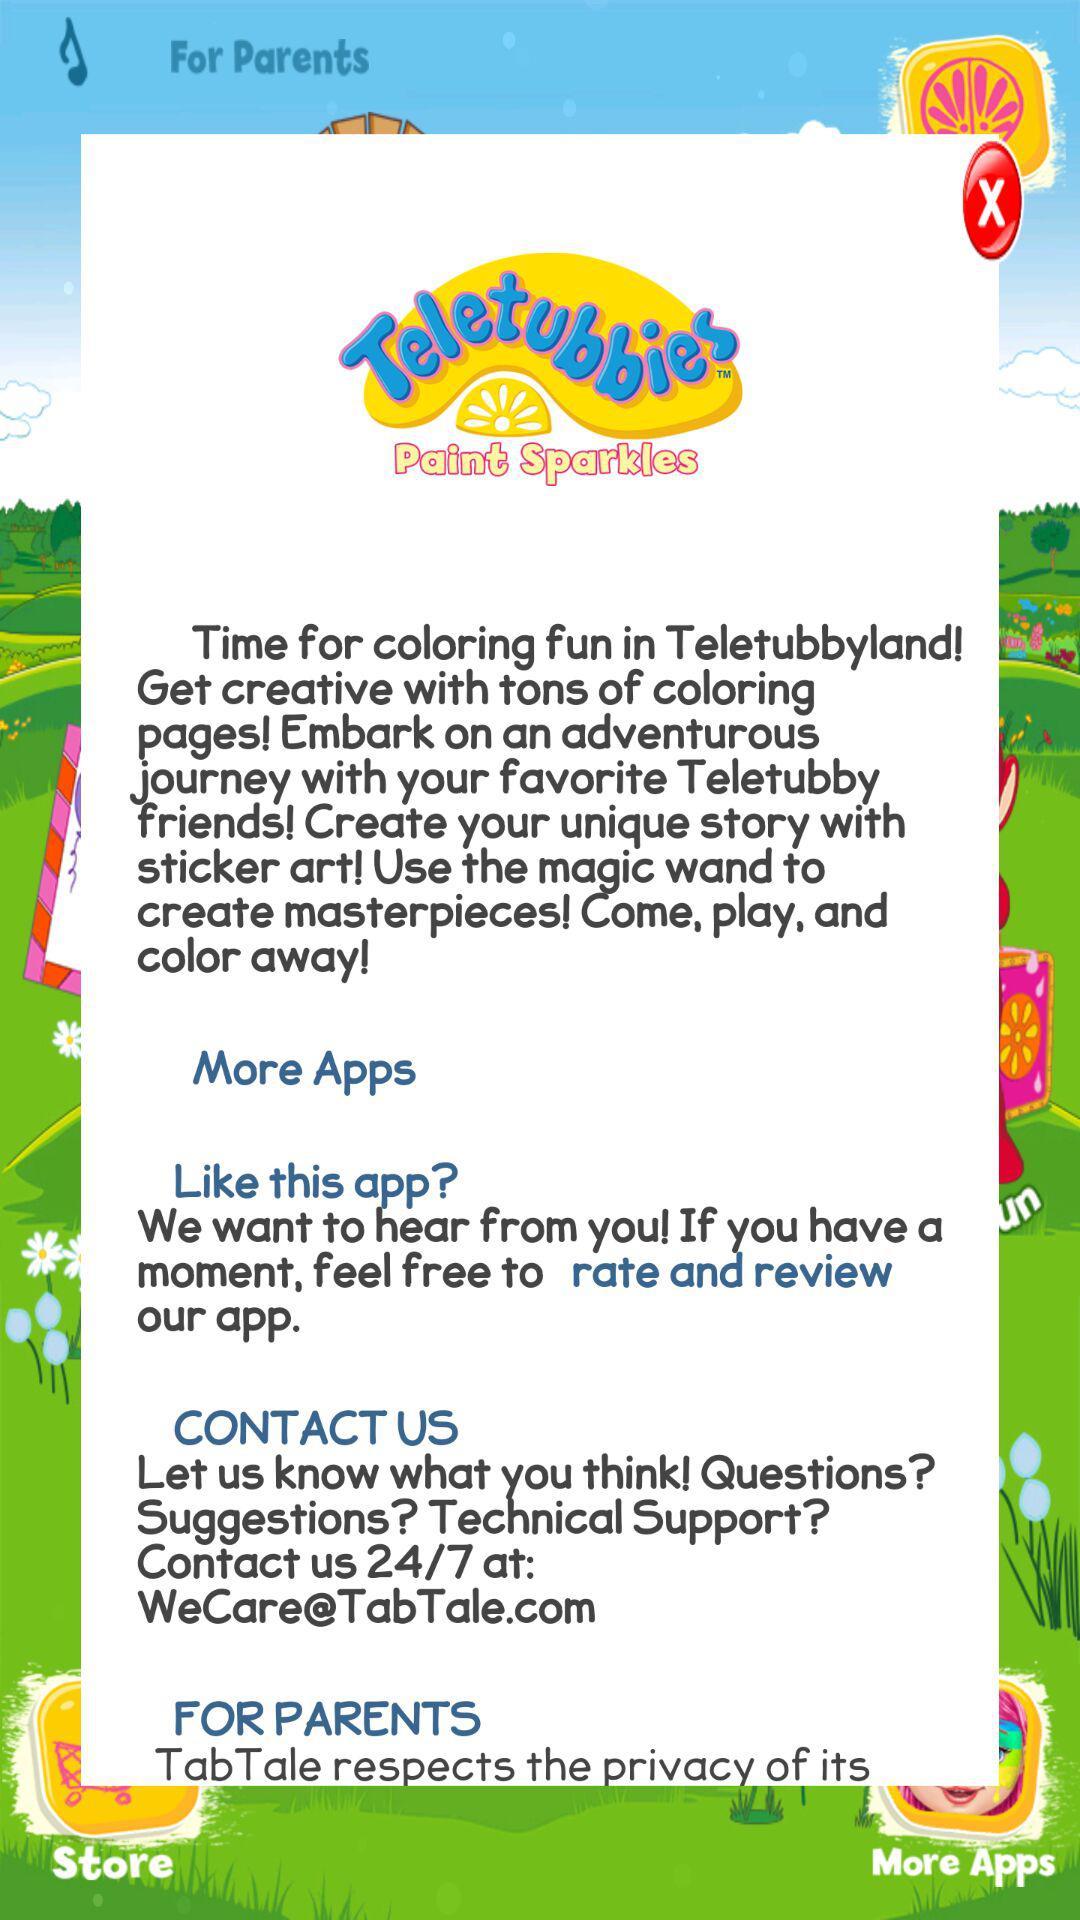  Describe the element at coordinates (960, 206) in the screenshot. I see `the page` at that location.